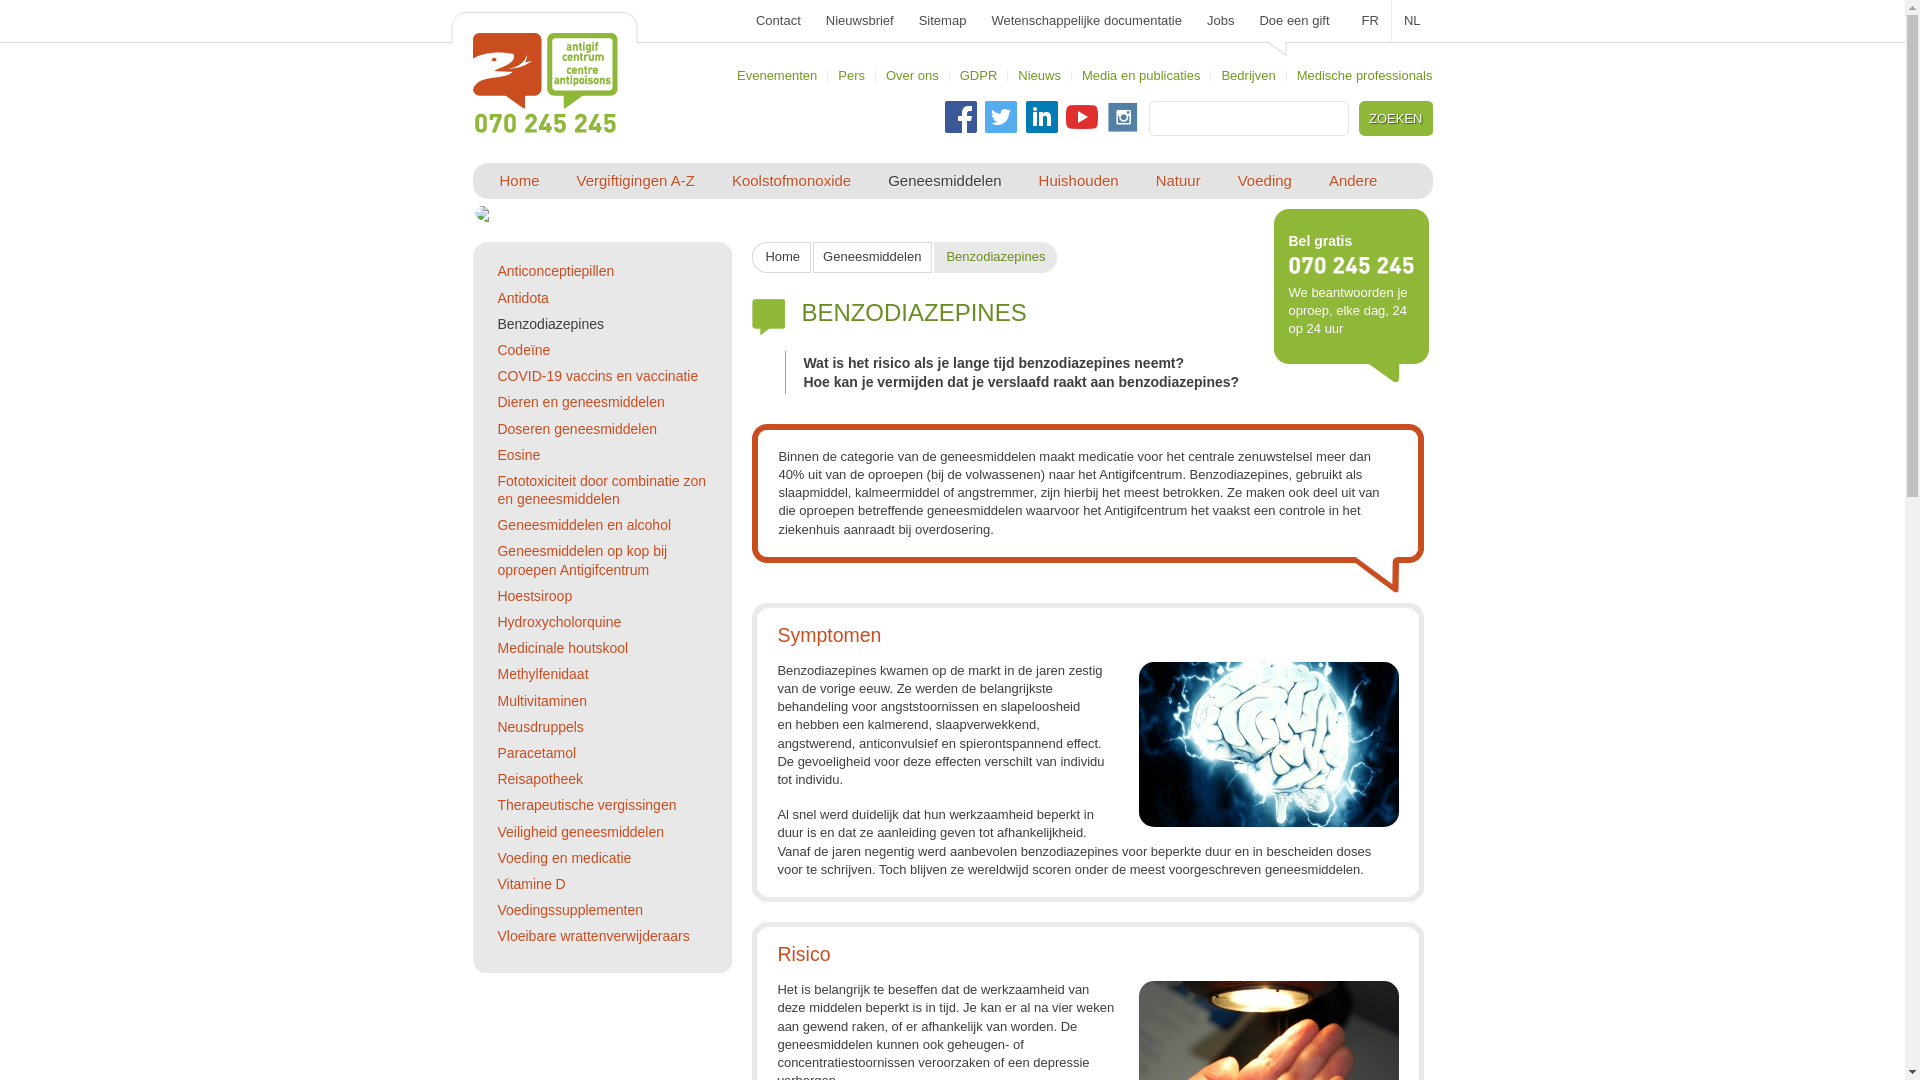  Describe the element at coordinates (1363, 74) in the screenshot. I see `'Medische professionals'` at that location.